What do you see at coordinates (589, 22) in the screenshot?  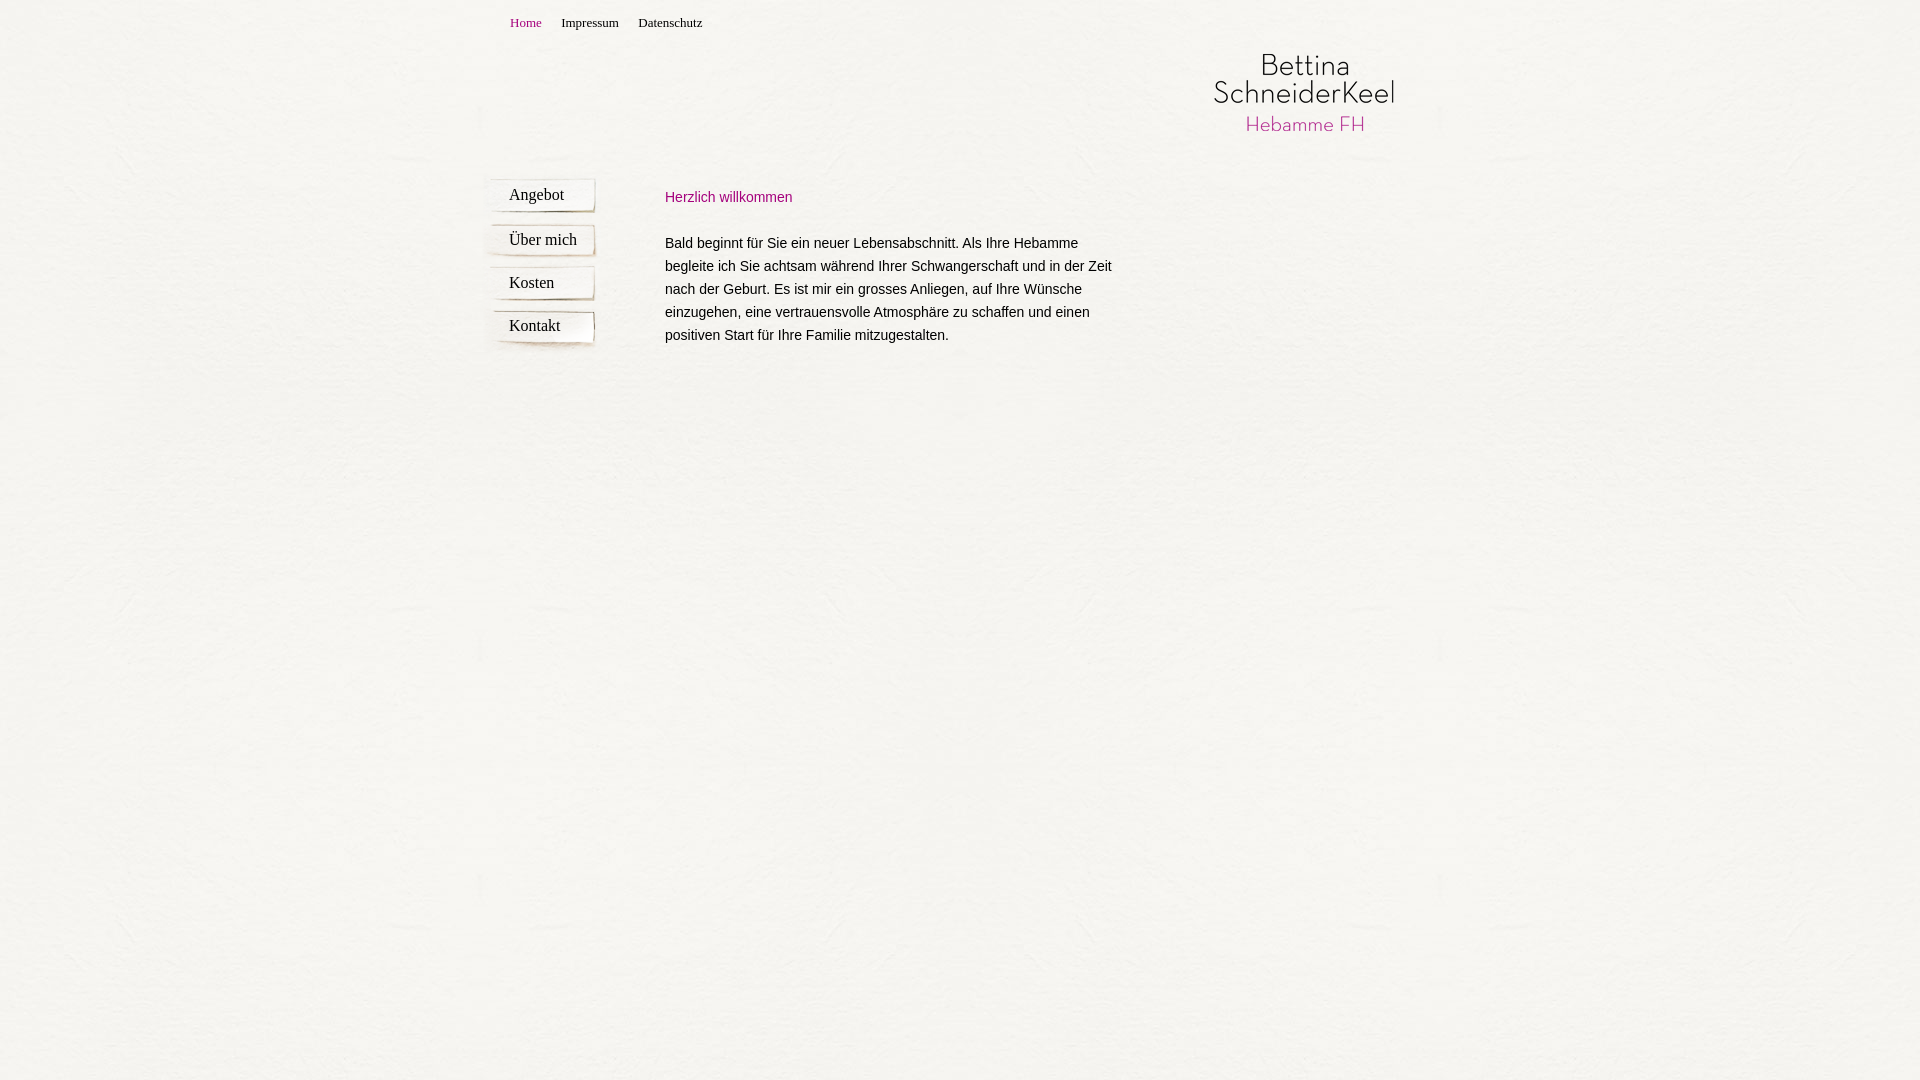 I see `'Impressum'` at bounding box center [589, 22].